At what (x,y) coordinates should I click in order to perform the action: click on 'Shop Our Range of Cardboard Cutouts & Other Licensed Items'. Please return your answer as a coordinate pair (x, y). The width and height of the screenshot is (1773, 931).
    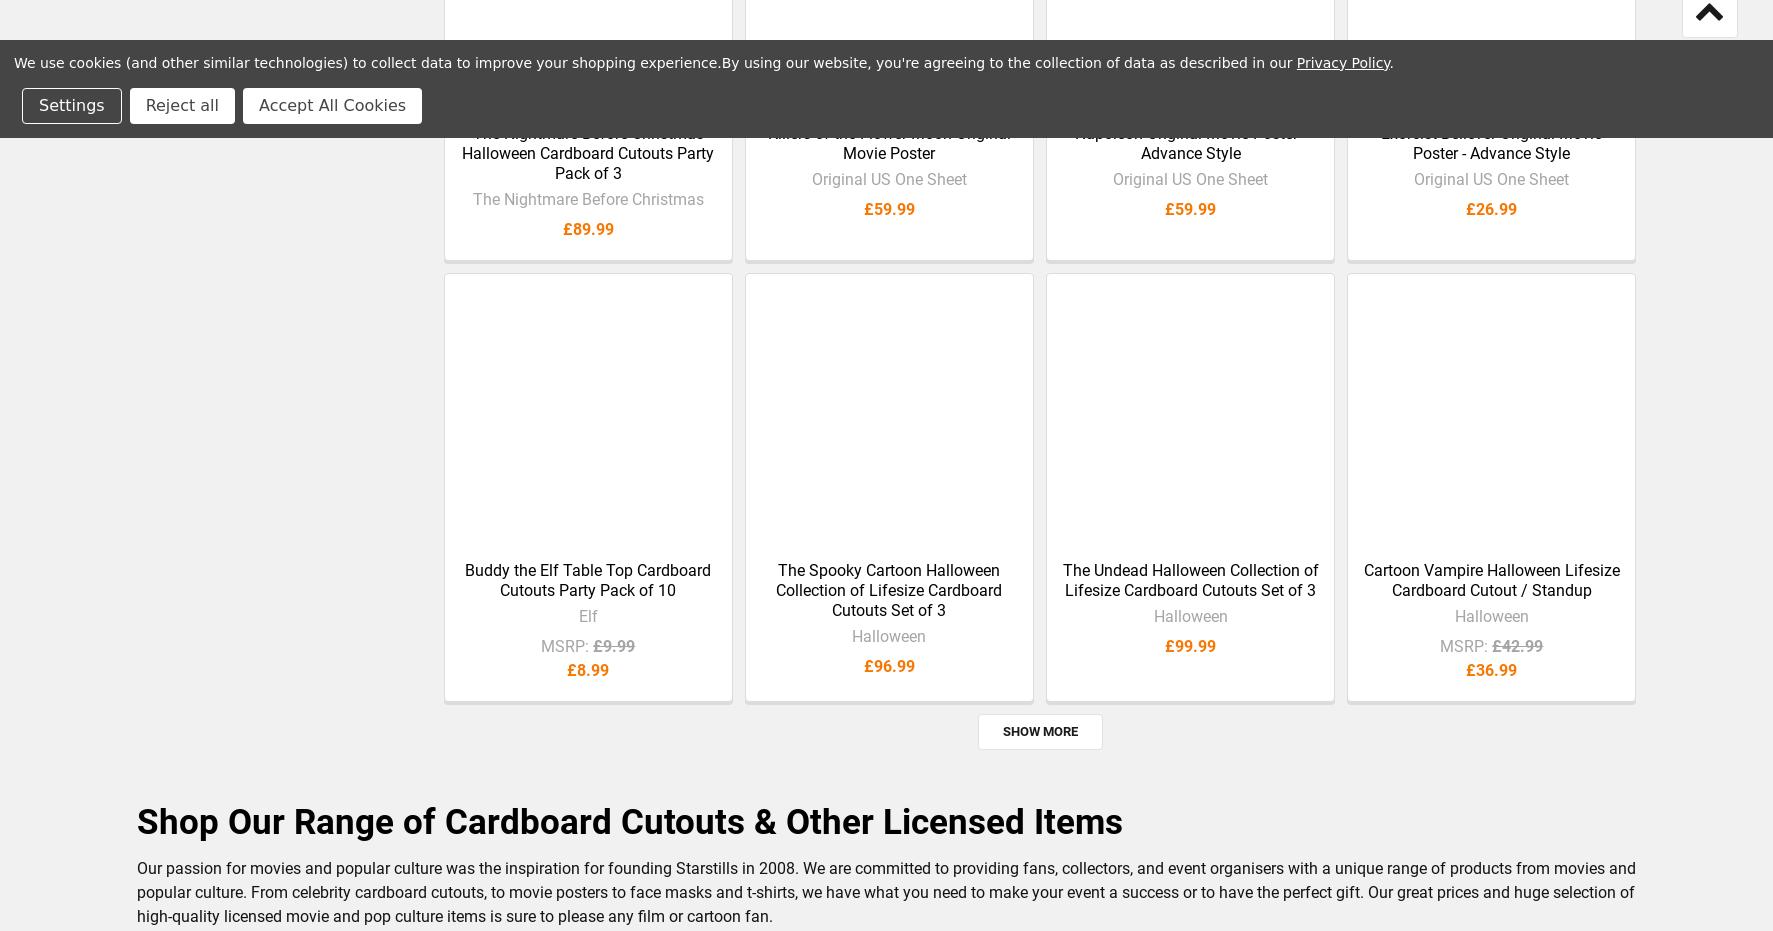
    Looking at the image, I should click on (628, 837).